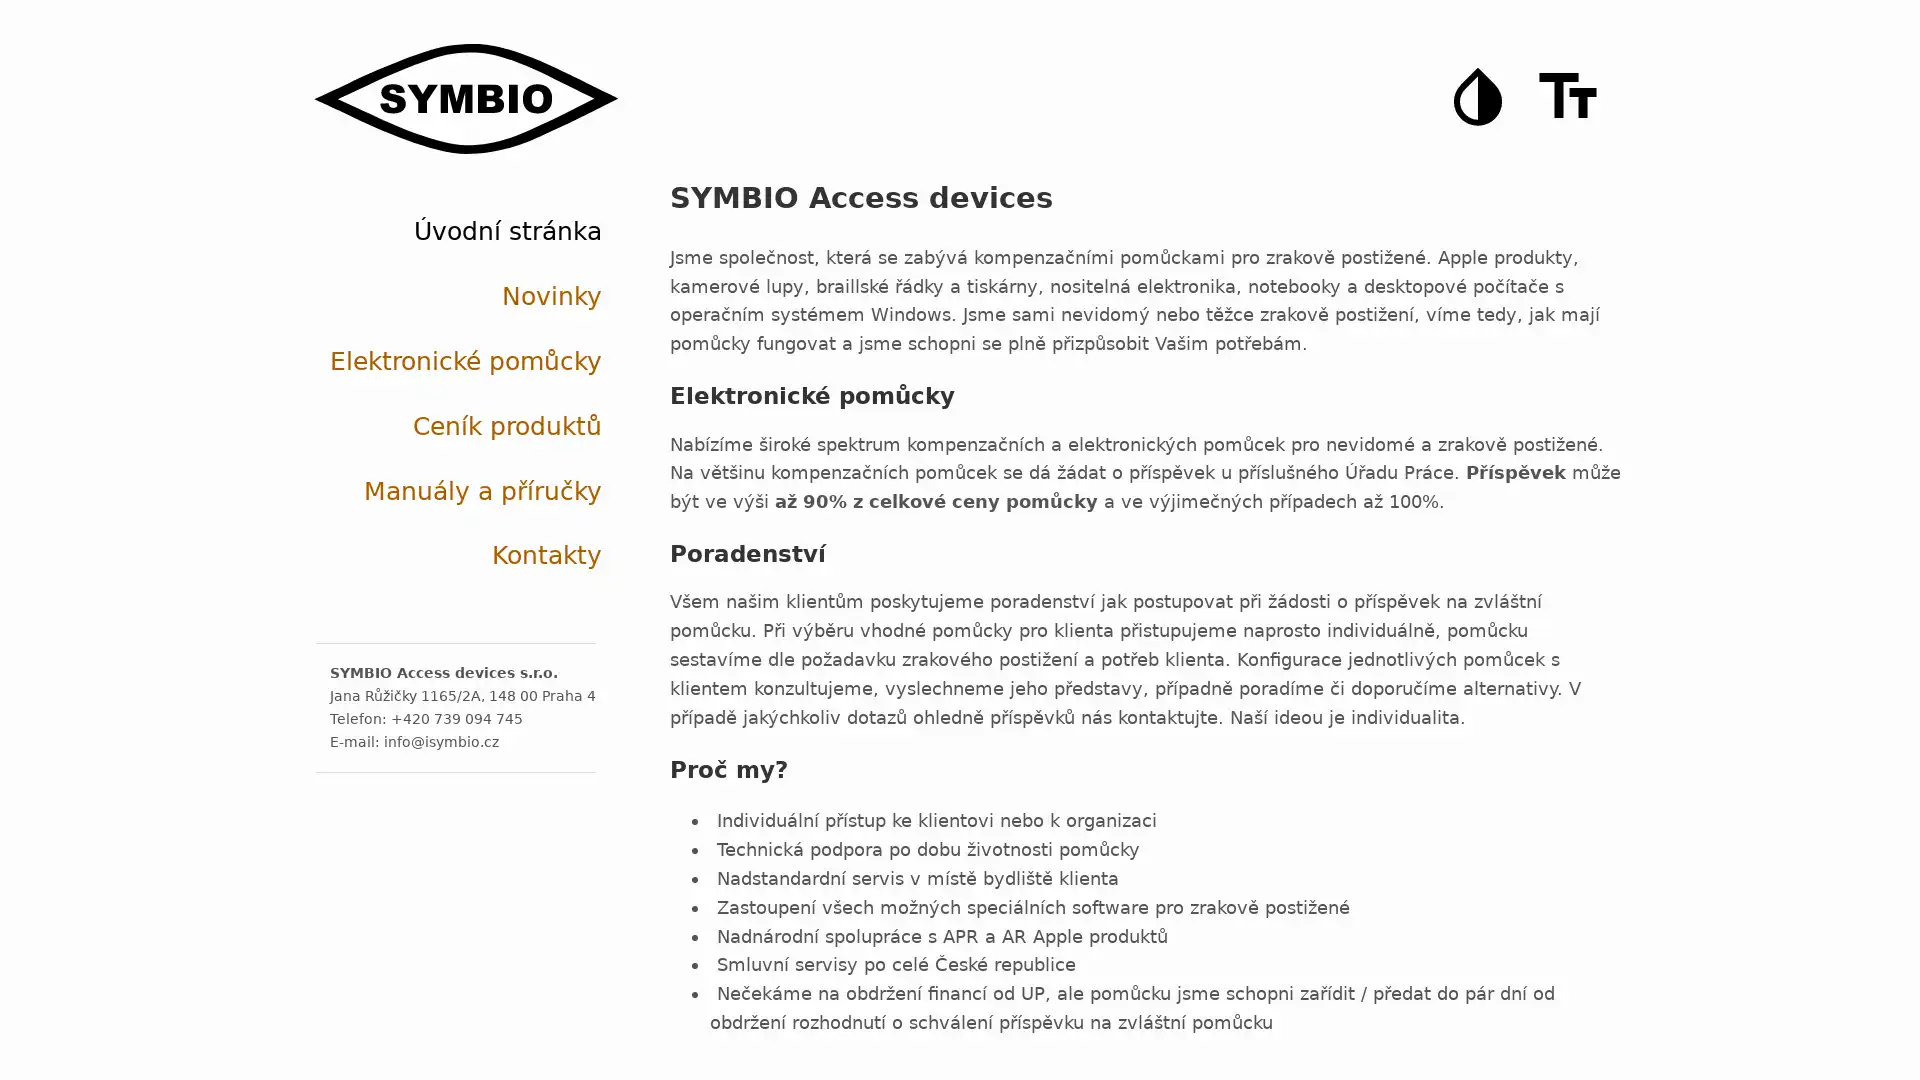  I want to click on Zmenit velikost pisma, so click(1567, 96).